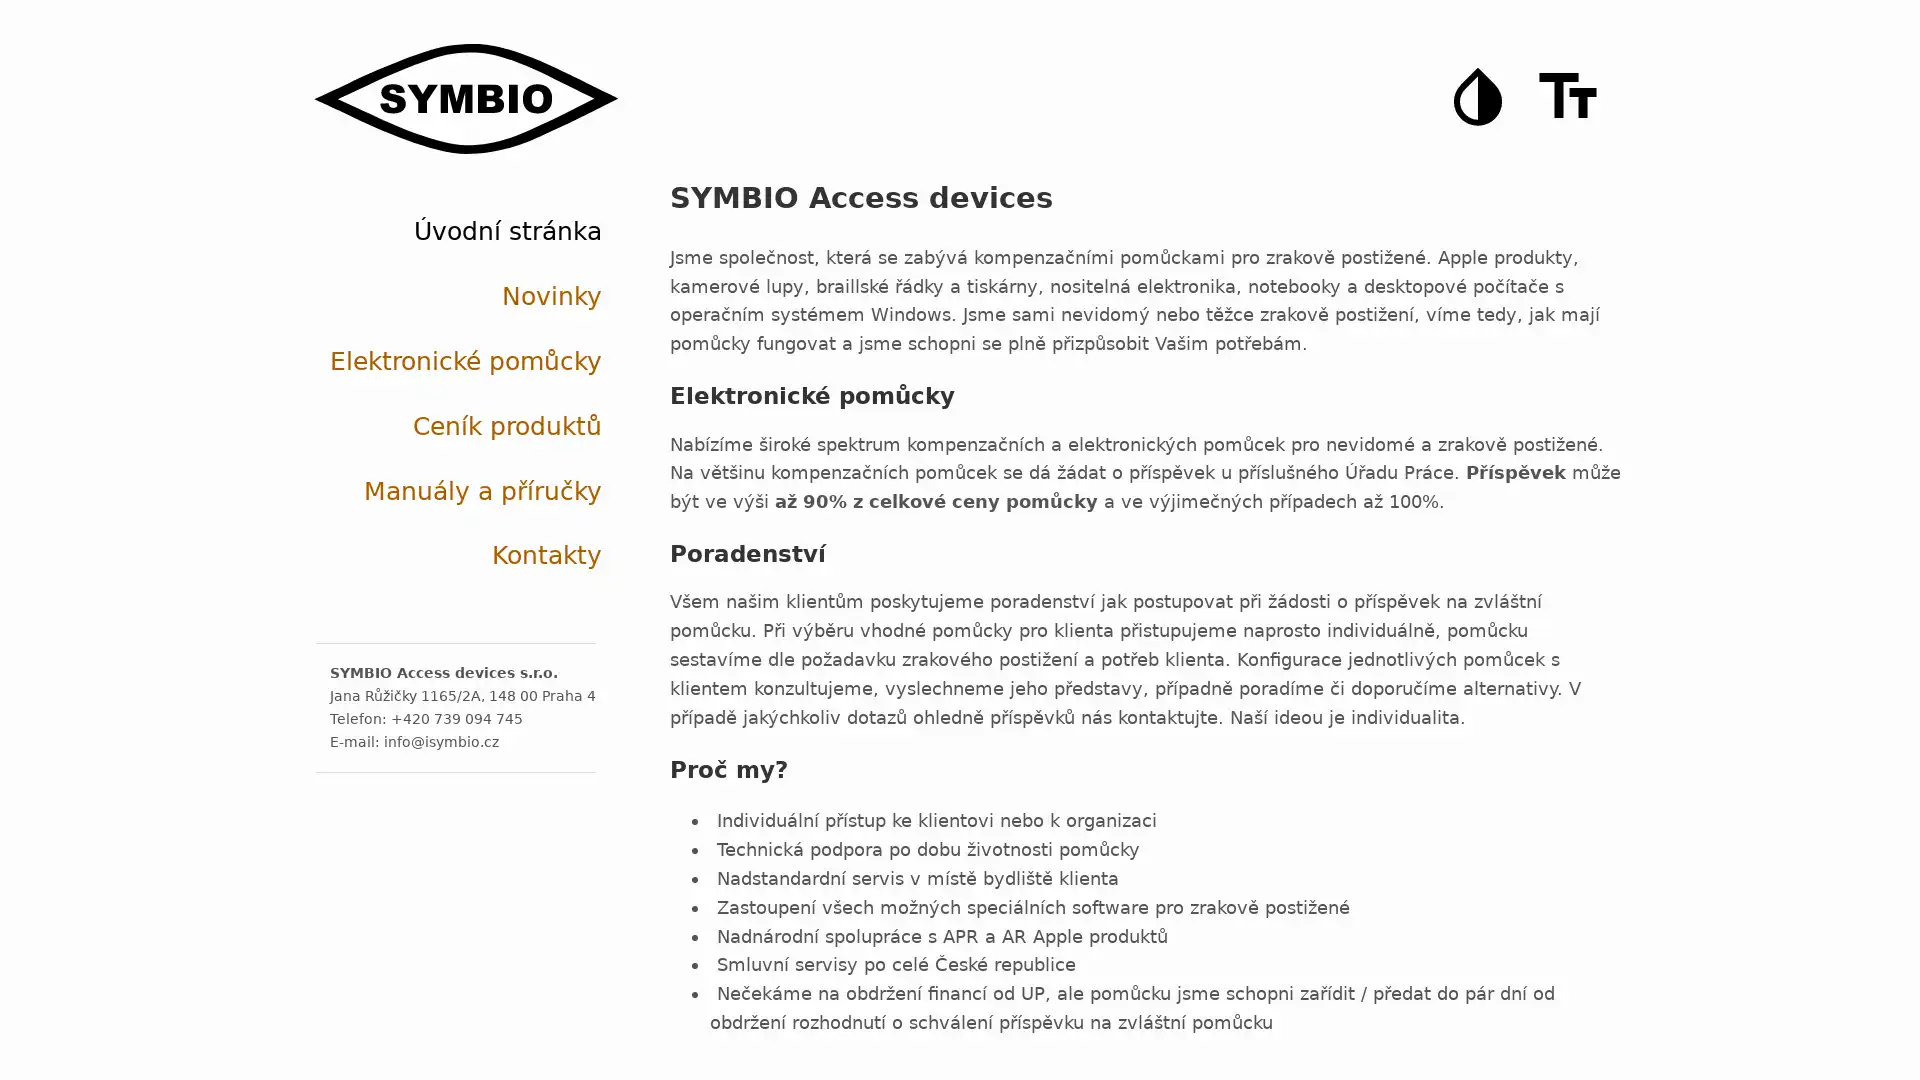  I want to click on Zmenit velikost pisma, so click(1567, 96).